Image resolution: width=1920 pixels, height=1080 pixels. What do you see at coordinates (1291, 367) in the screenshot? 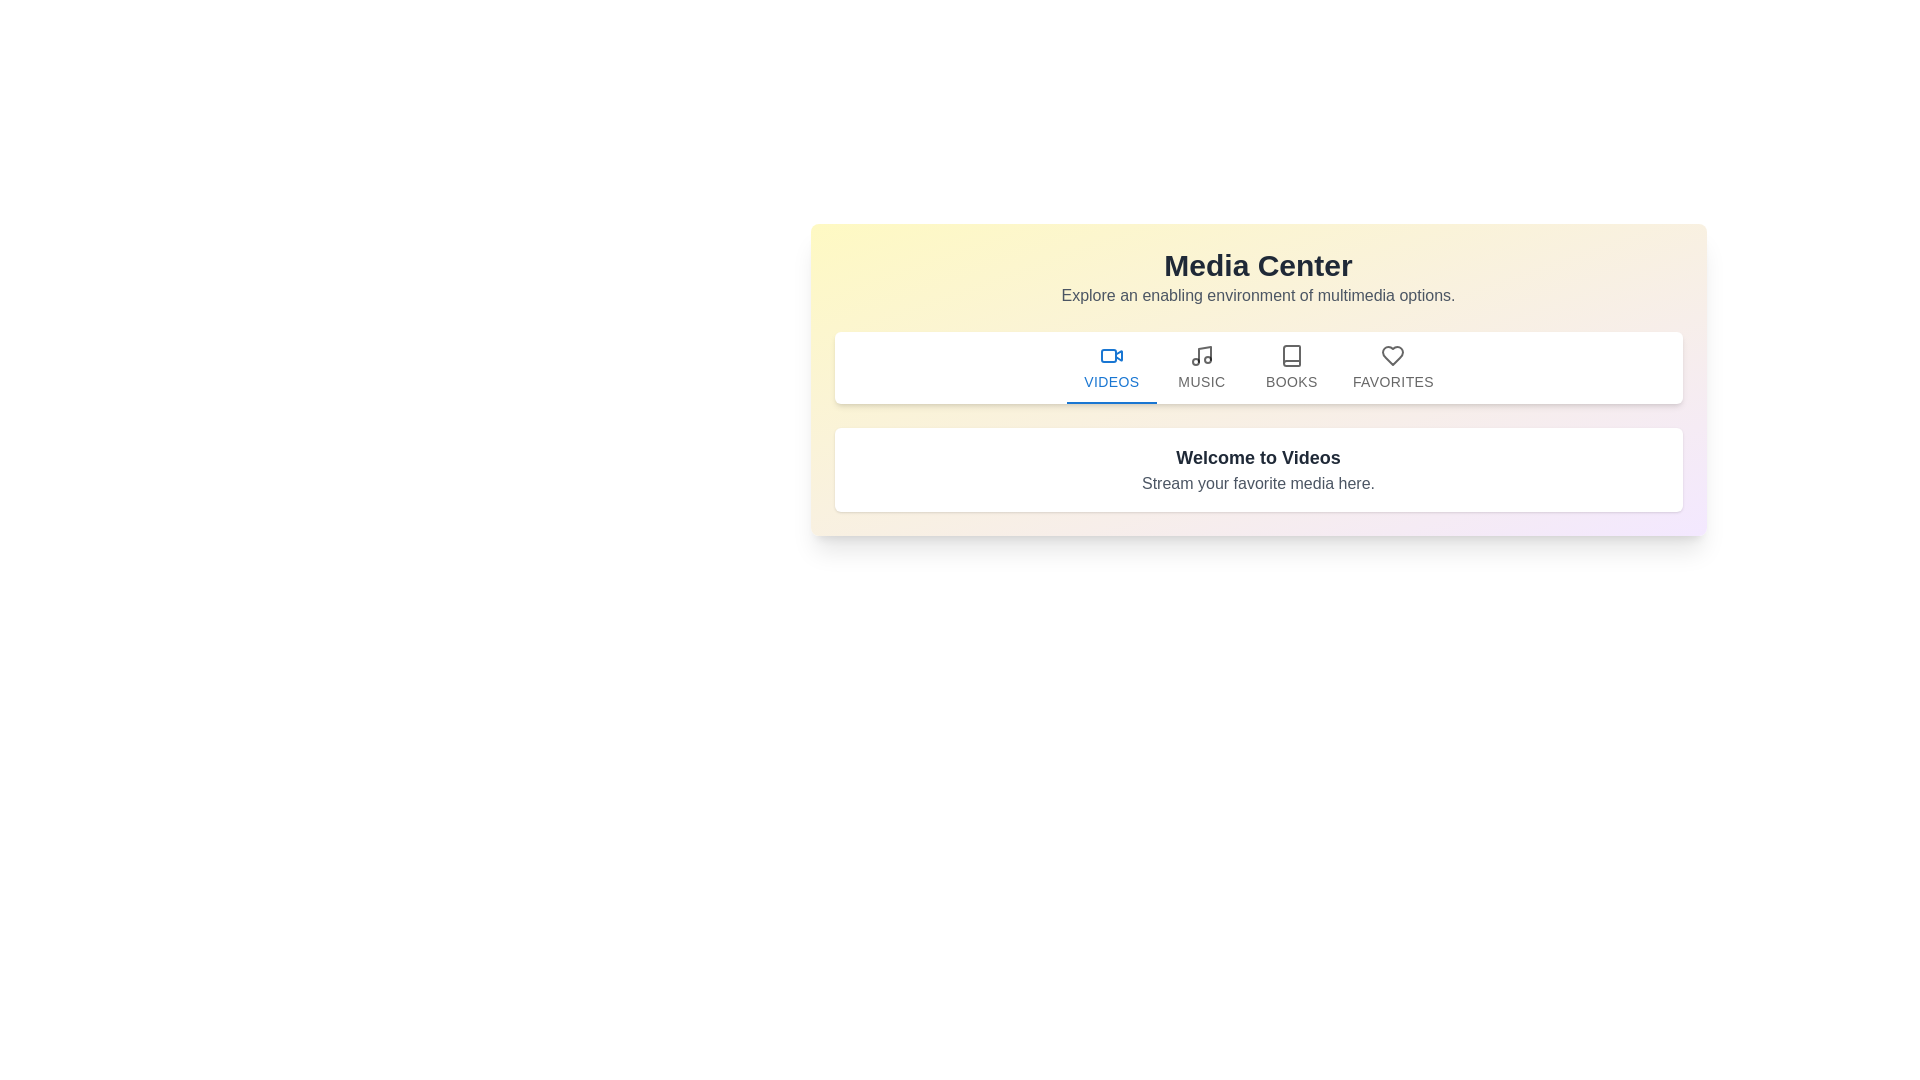
I see `the 'Books' tab in the 'Media Center' navigation section` at bounding box center [1291, 367].